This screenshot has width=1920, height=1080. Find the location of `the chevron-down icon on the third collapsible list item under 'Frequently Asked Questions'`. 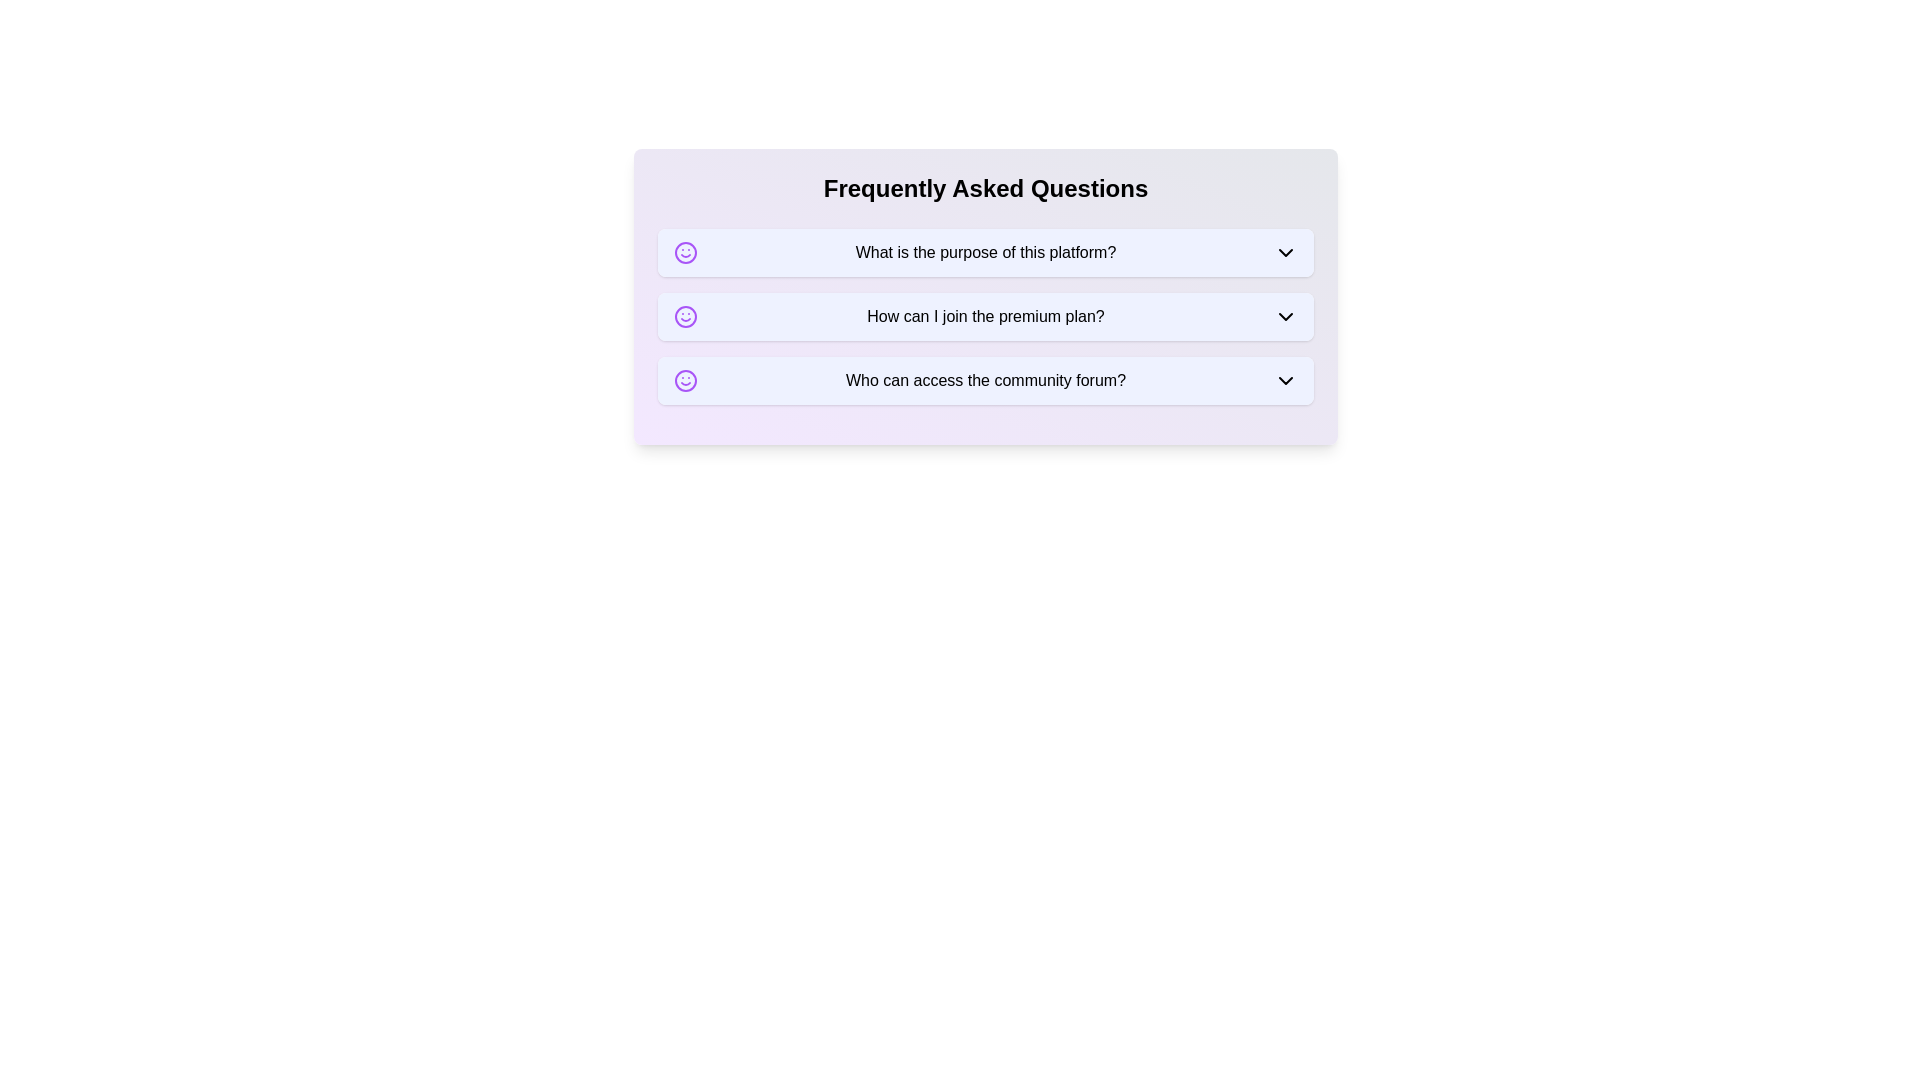

the chevron-down icon on the third collapsible list item under 'Frequently Asked Questions' is located at coordinates (985, 381).